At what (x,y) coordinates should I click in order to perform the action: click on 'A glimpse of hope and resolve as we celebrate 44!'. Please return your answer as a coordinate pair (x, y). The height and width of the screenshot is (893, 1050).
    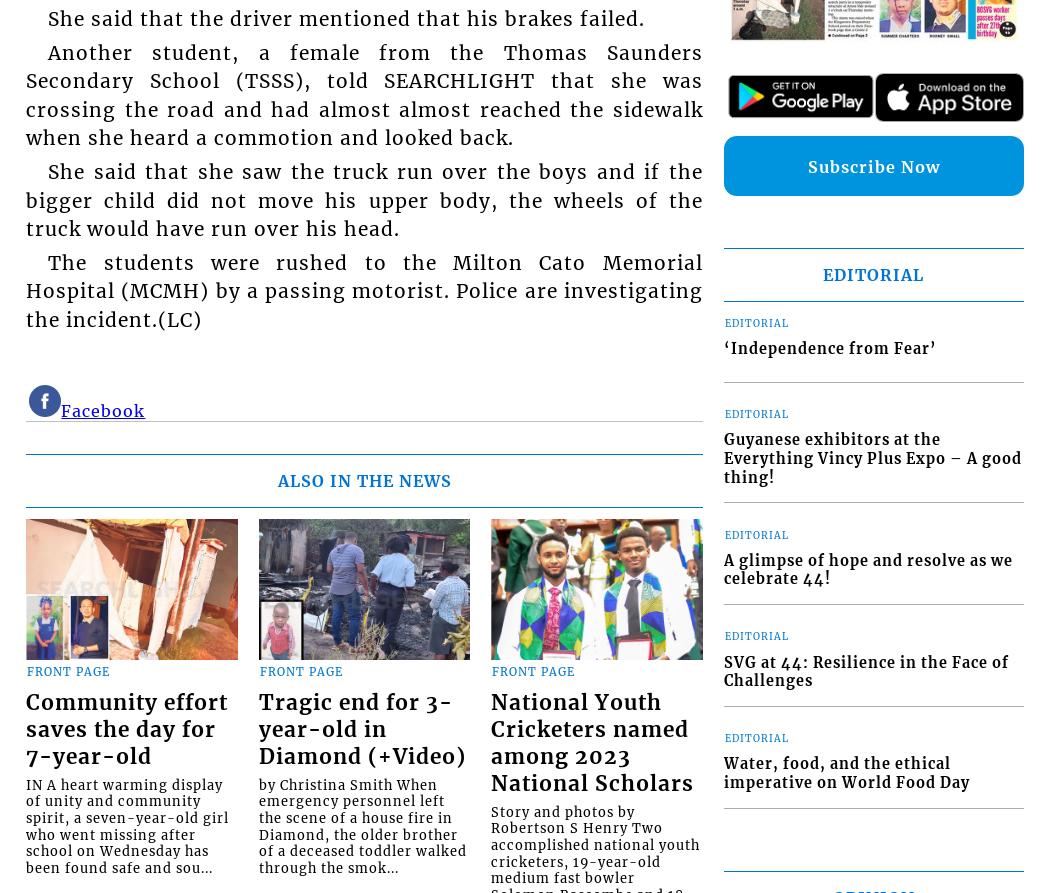
    Looking at the image, I should click on (866, 568).